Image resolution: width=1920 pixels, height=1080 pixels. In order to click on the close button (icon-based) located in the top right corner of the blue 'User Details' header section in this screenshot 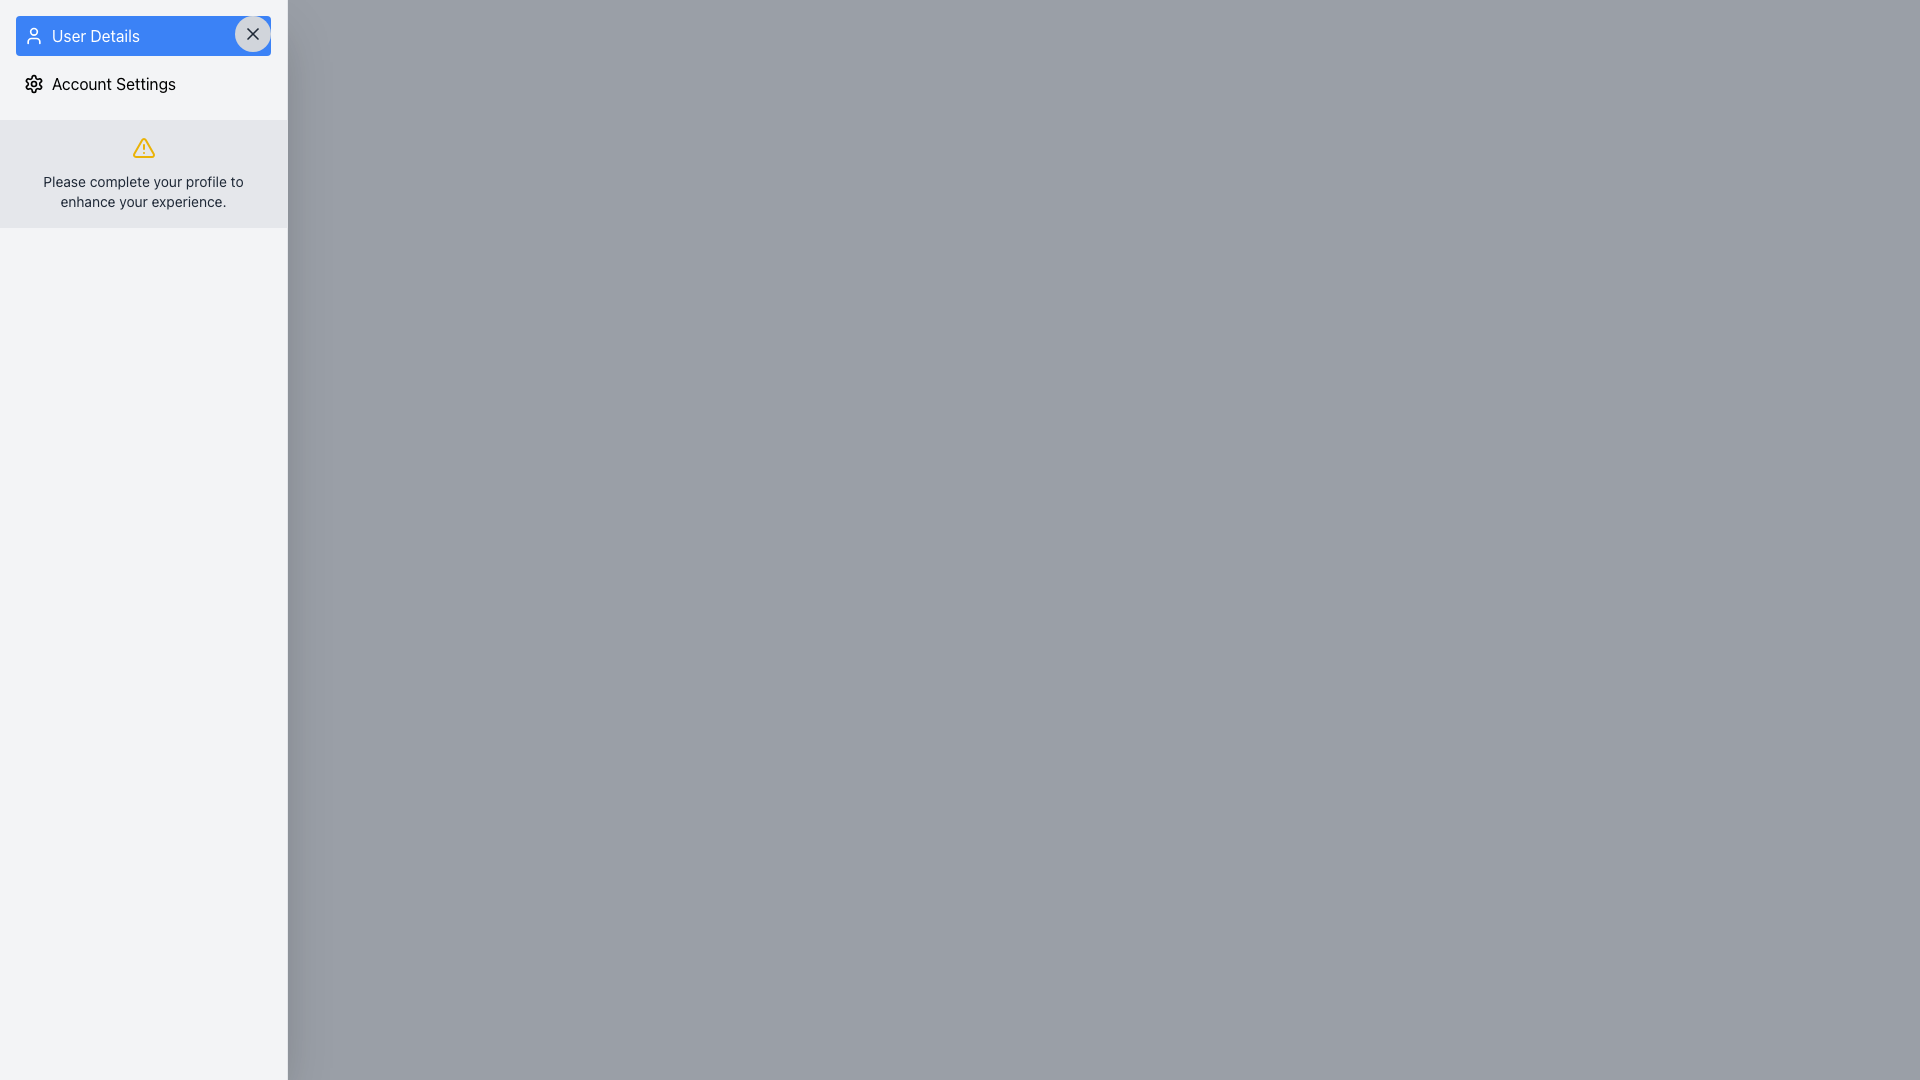, I will do `click(252, 34)`.